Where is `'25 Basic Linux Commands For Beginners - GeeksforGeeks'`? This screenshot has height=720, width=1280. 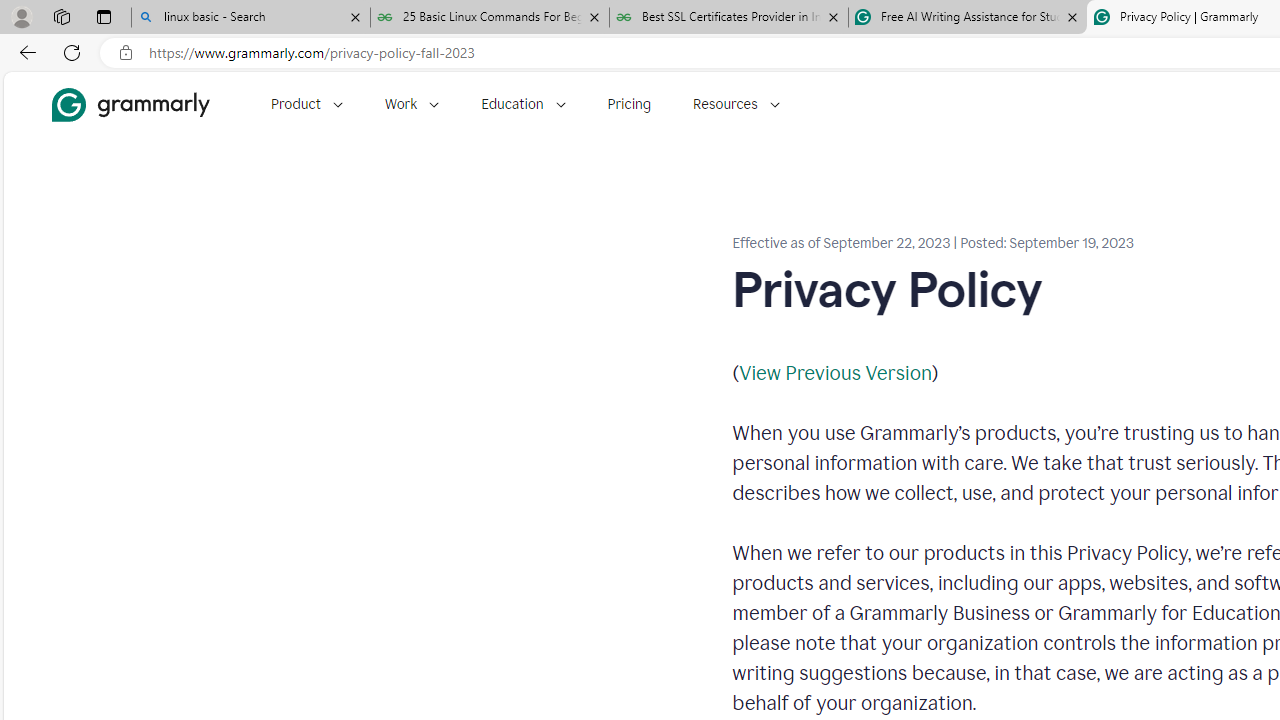 '25 Basic Linux Commands For Beginners - GeeksforGeeks' is located at coordinates (490, 17).